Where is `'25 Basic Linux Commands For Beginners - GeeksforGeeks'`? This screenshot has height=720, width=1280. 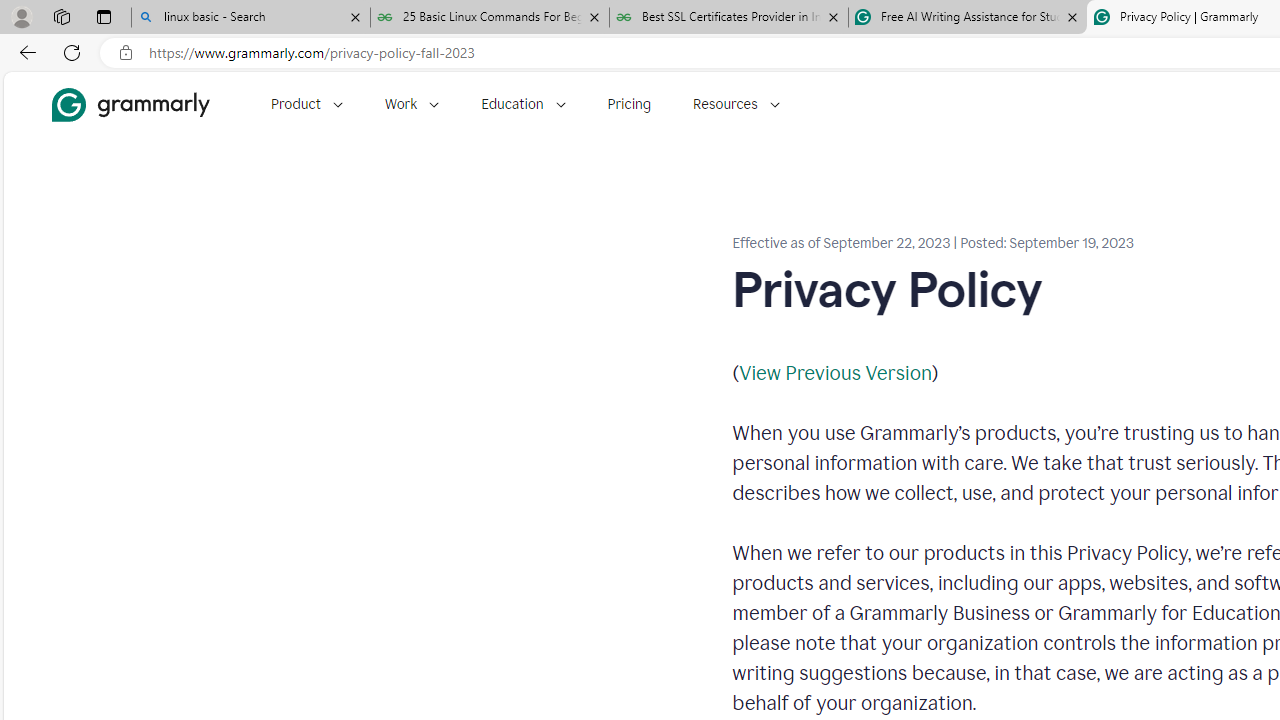 '25 Basic Linux Commands For Beginners - GeeksforGeeks' is located at coordinates (490, 17).